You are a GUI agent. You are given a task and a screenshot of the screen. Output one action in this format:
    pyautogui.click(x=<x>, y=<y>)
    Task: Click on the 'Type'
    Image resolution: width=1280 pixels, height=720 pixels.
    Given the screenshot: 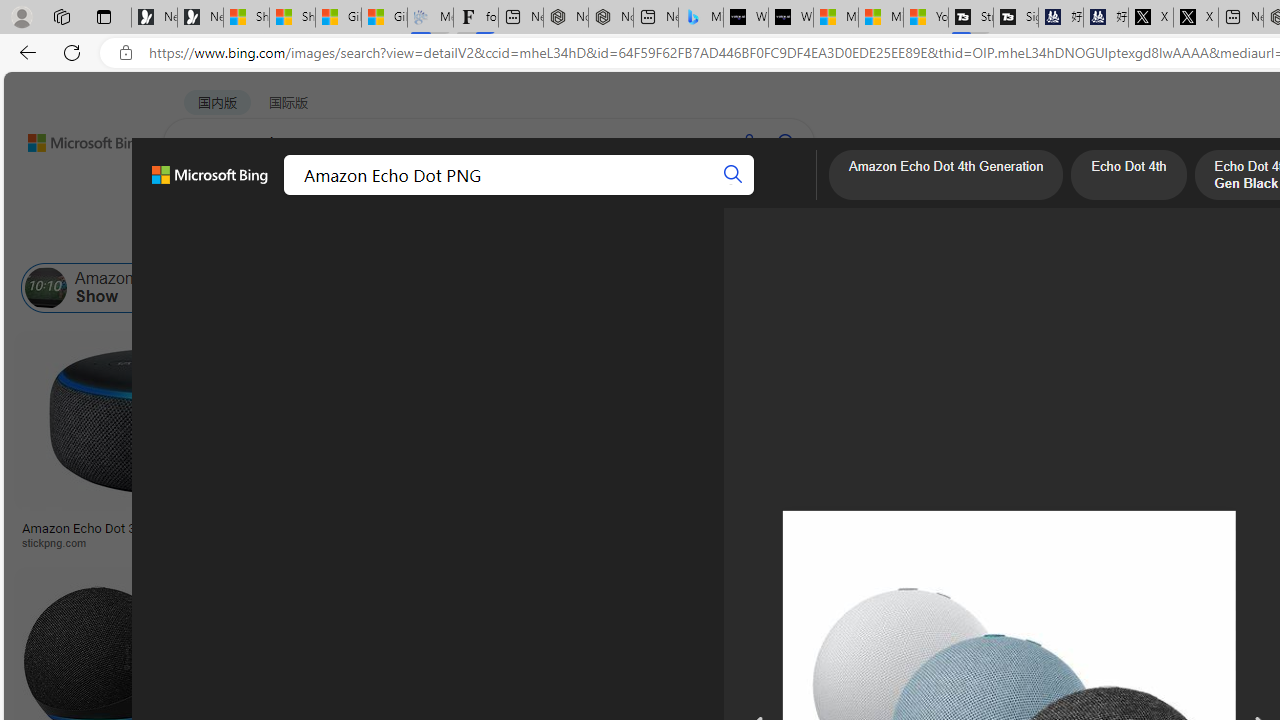 What is the action you would take?
    pyautogui.click(x=373, y=236)
    